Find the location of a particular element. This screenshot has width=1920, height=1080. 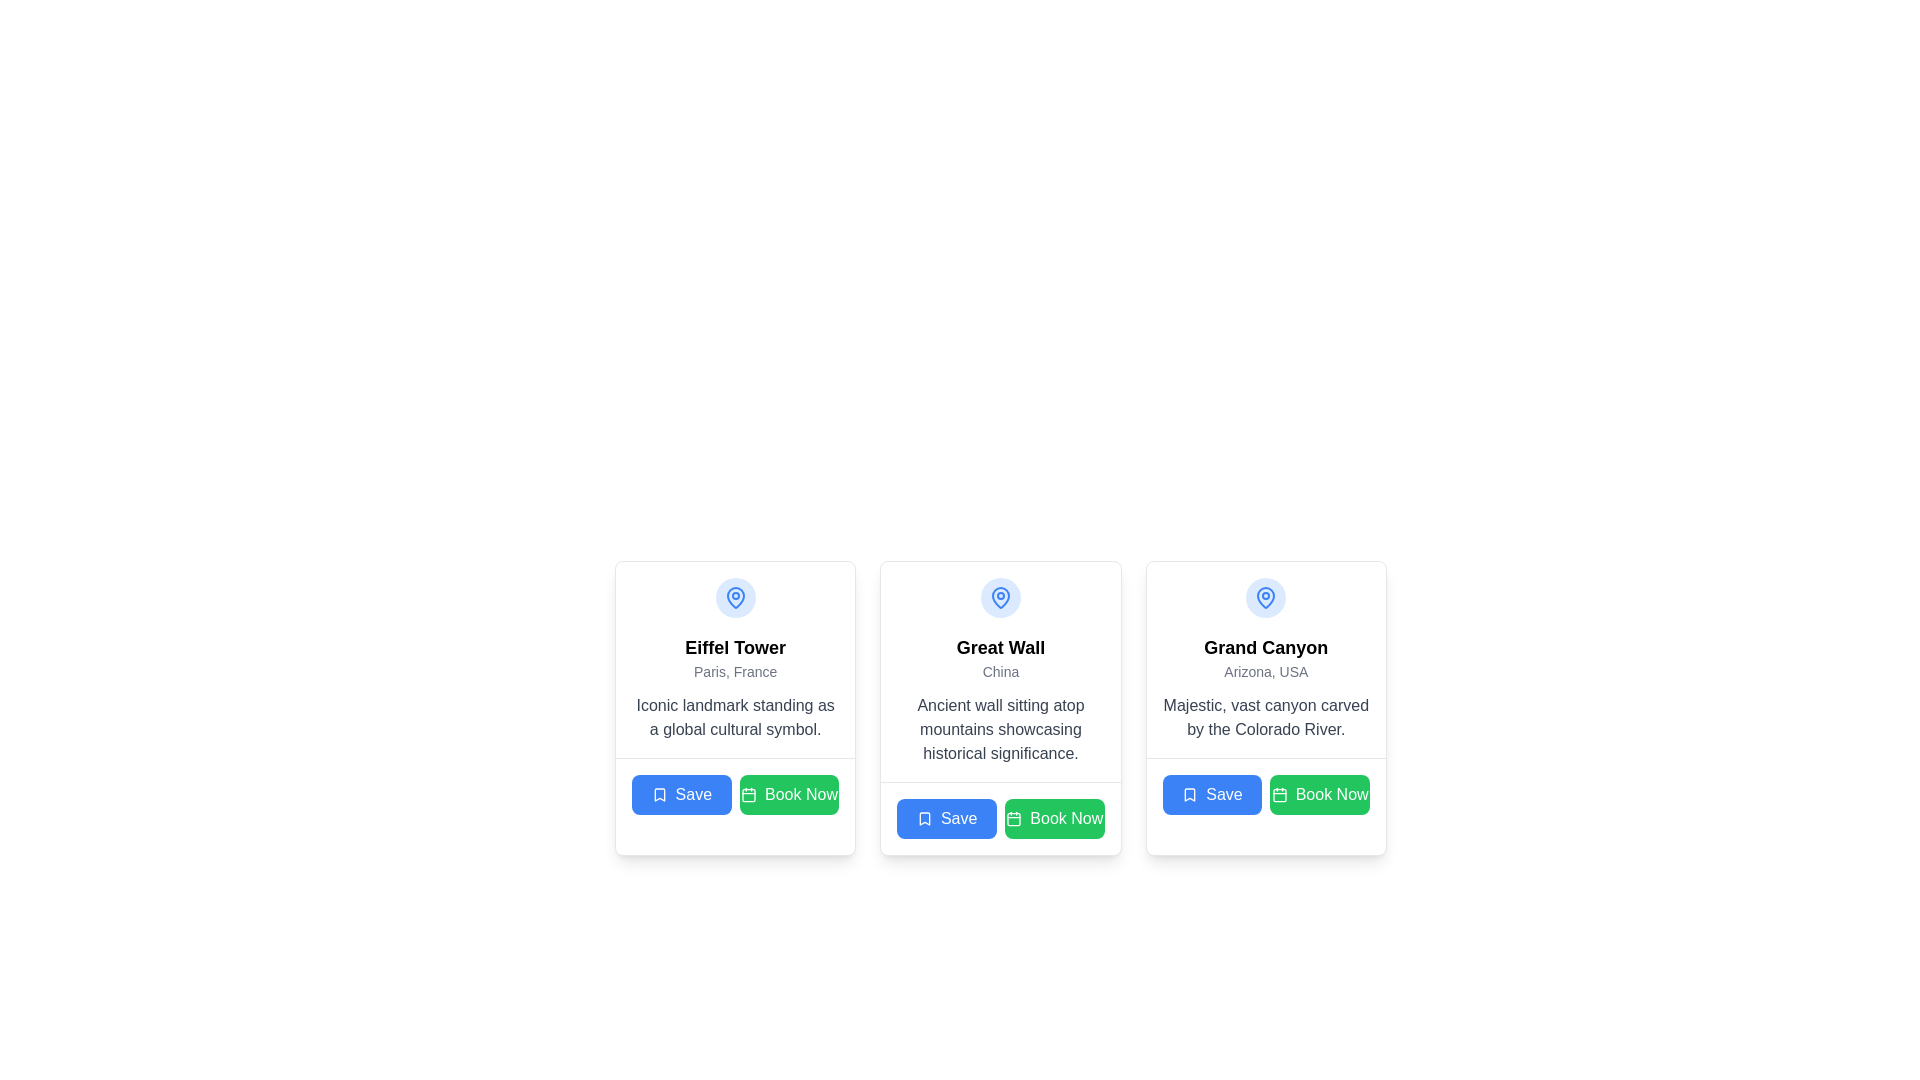

the calendar icon located to the left of the 'Book Now' text within the first card (Eiffel Tower) button is located at coordinates (747, 793).